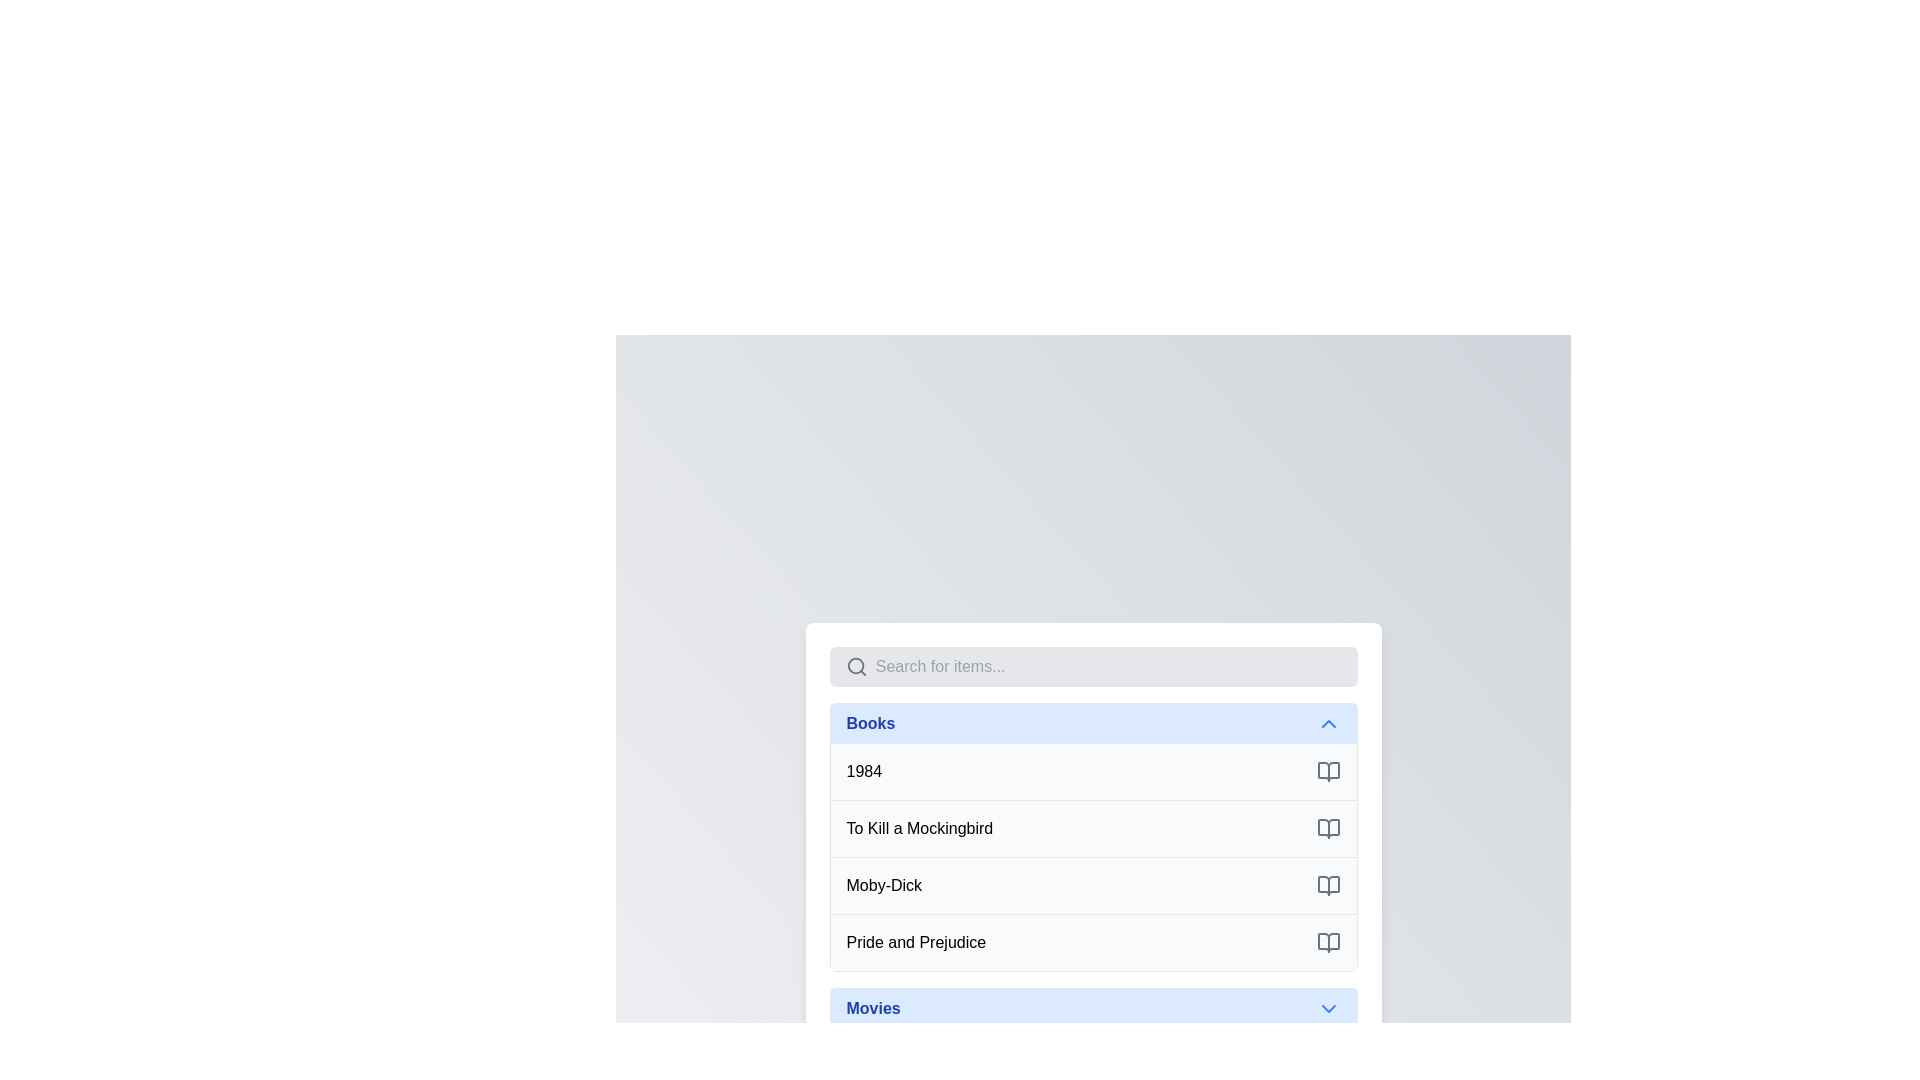  I want to click on the toggle button for bookmarking 'Moby-Dick', located, so click(1328, 884).